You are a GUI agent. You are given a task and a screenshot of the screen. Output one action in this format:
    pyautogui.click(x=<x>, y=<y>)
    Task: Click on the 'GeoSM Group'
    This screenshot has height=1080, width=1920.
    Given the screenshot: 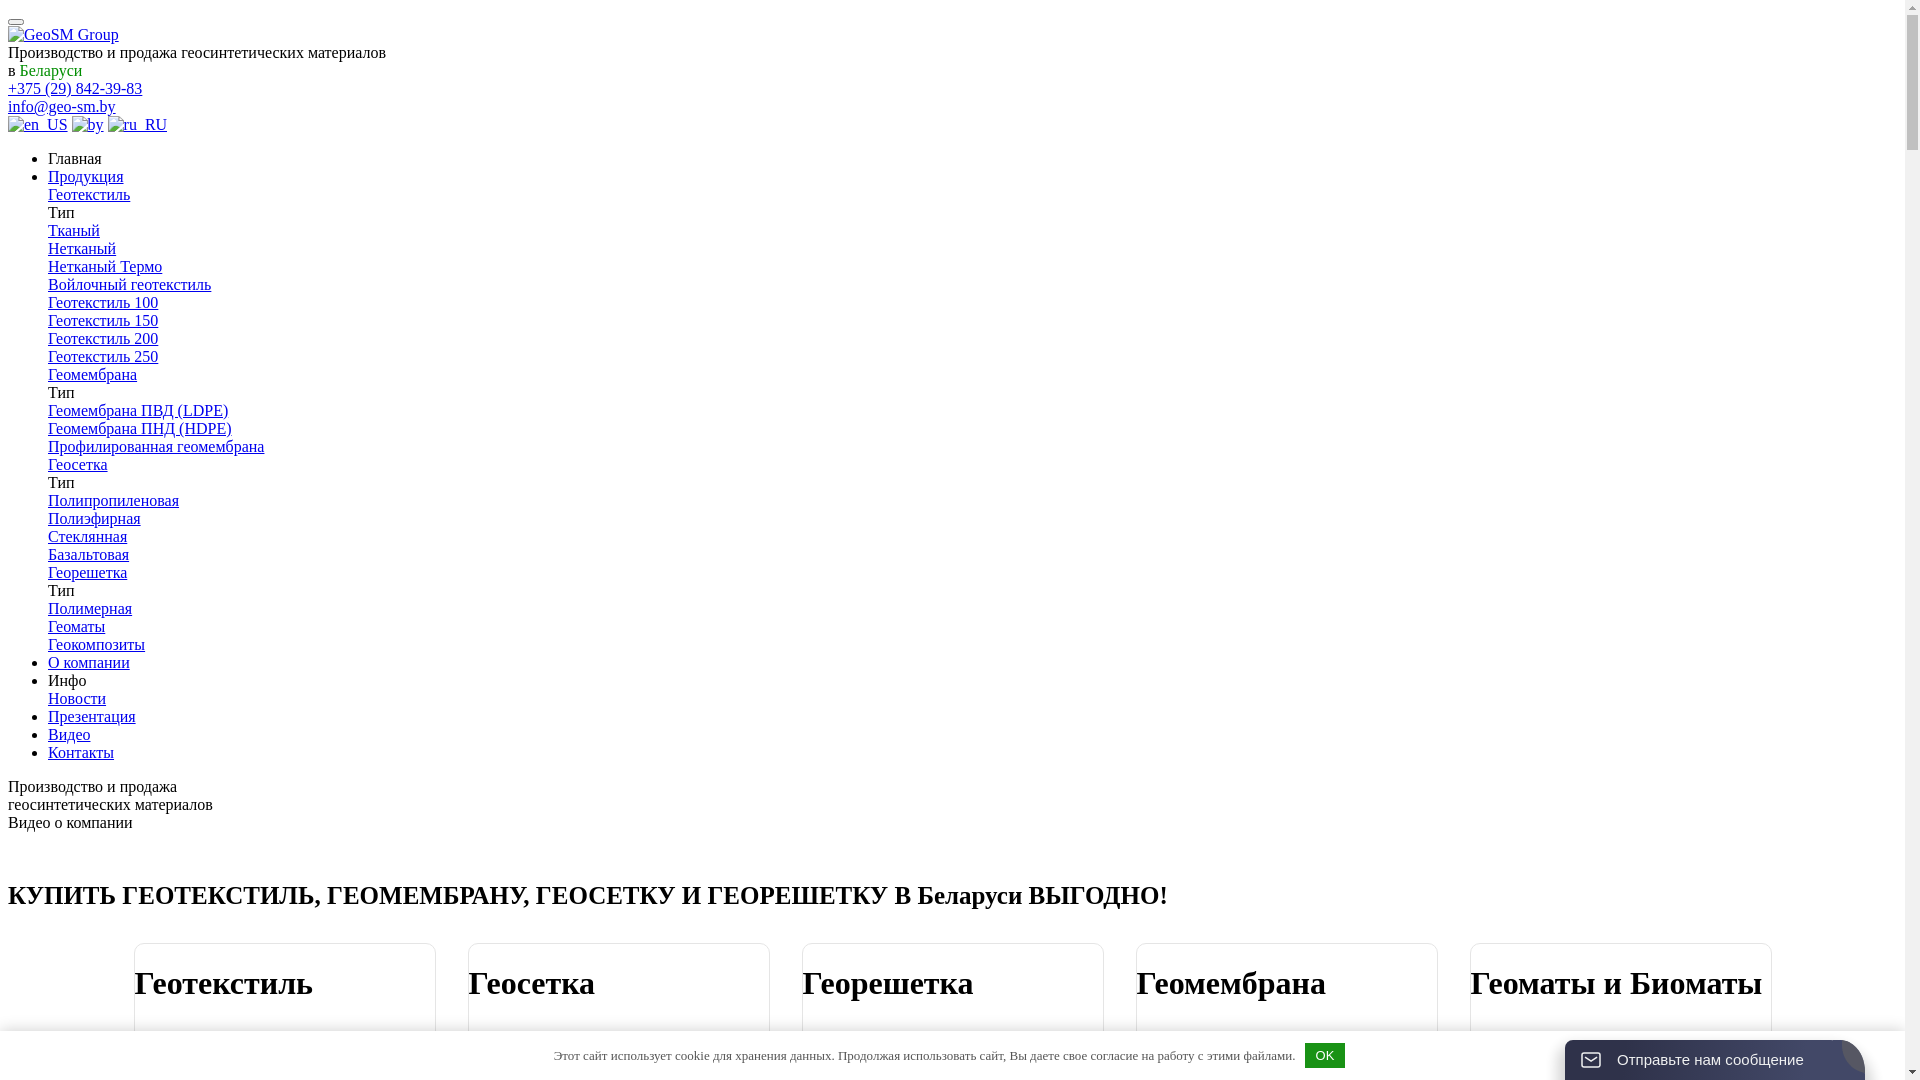 What is the action you would take?
    pyautogui.click(x=63, y=34)
    